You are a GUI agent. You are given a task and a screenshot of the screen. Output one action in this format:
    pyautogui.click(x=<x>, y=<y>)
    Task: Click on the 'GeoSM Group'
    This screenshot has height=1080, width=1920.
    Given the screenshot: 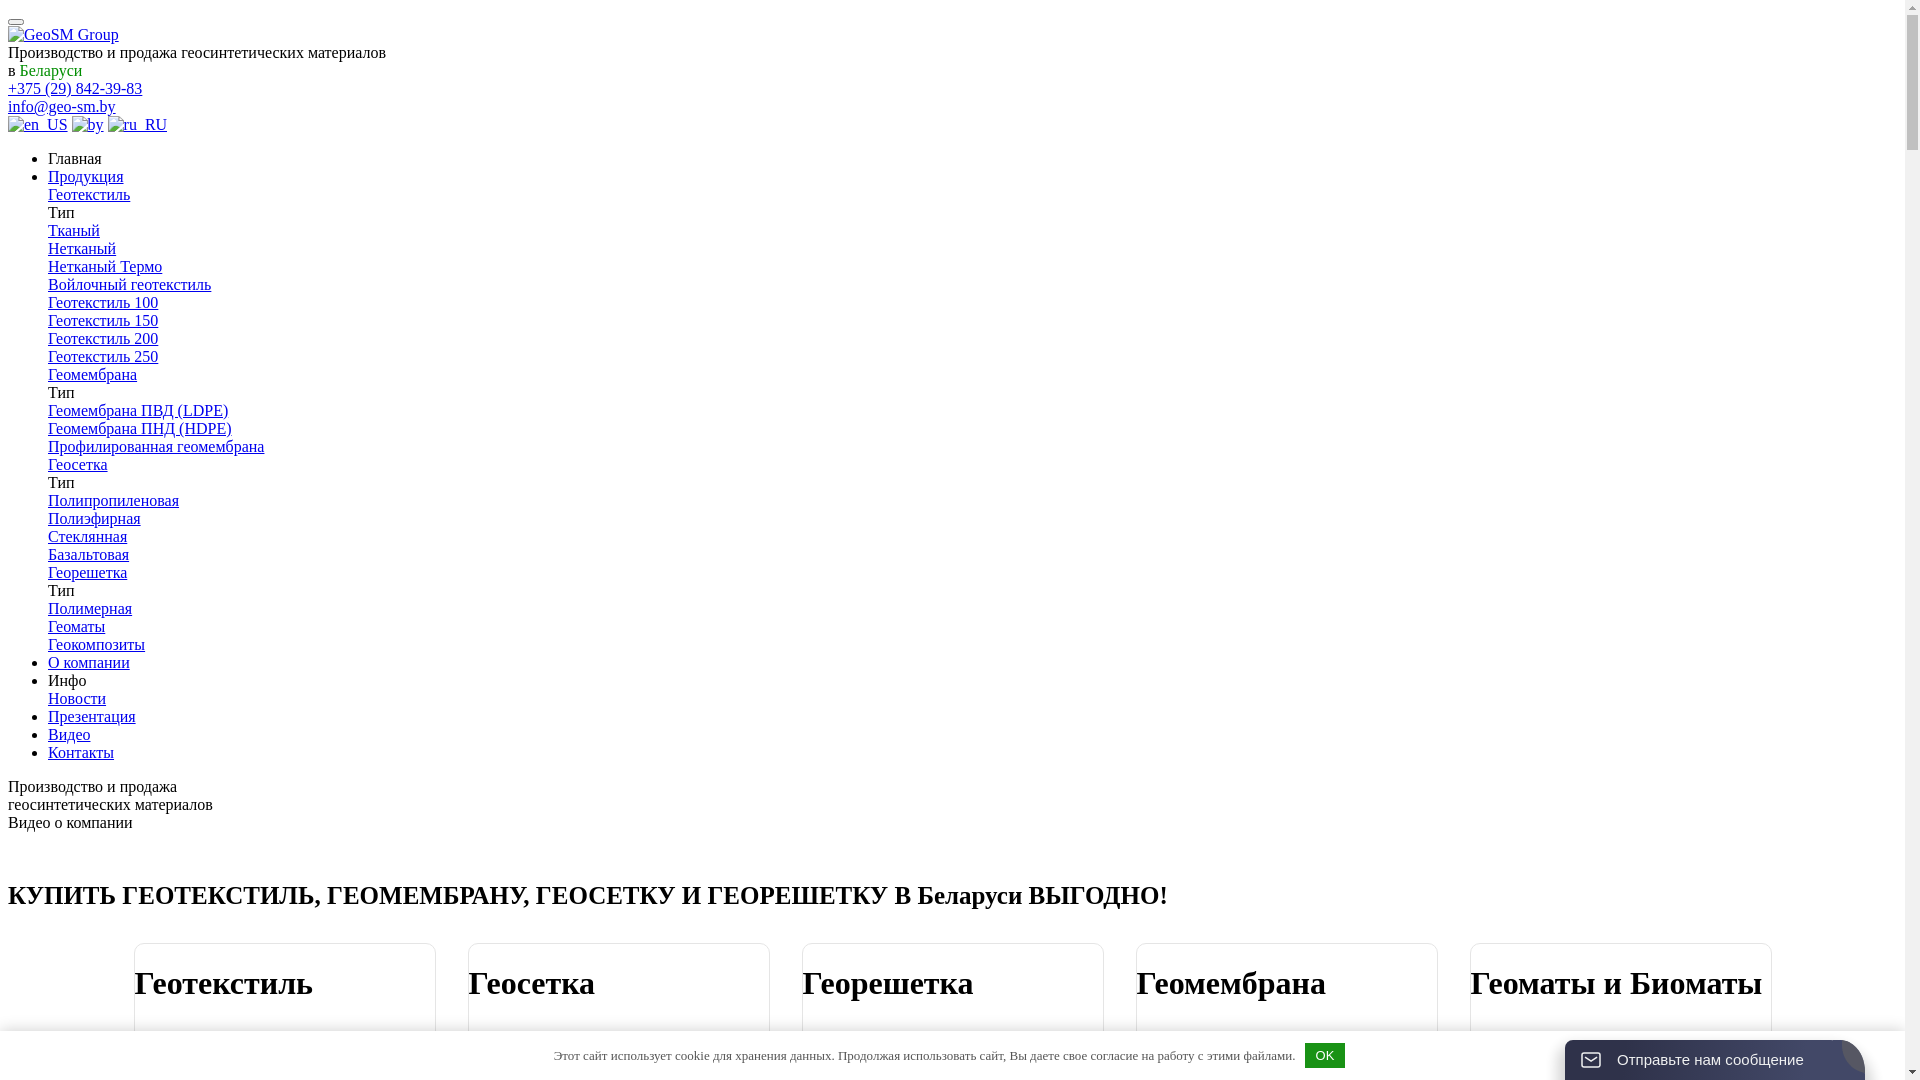 What is the action you would take?
    pyautogui.click(x=63, y=34)
    